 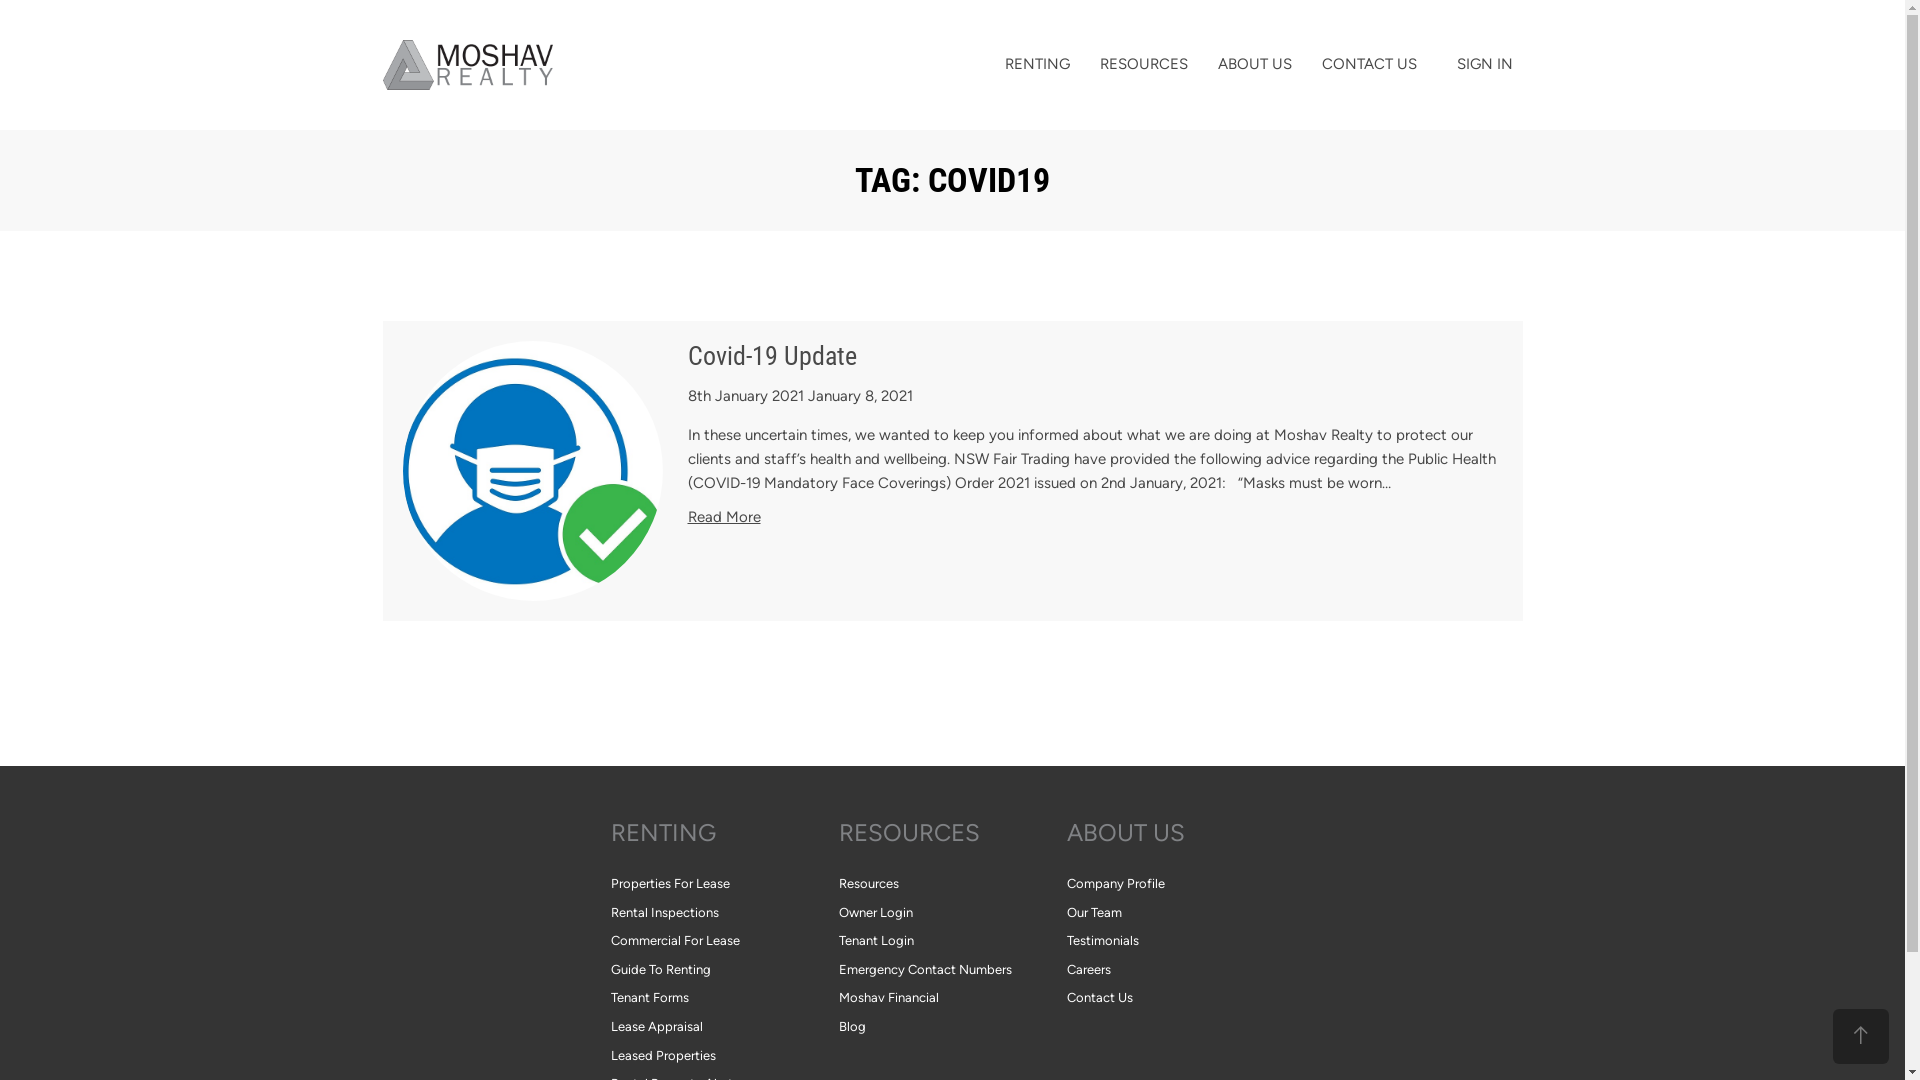 What do you see at coordinates (723, 941) in the screenshot?
I see `'Commercial For Lease'` at bounding box center [723, 941].